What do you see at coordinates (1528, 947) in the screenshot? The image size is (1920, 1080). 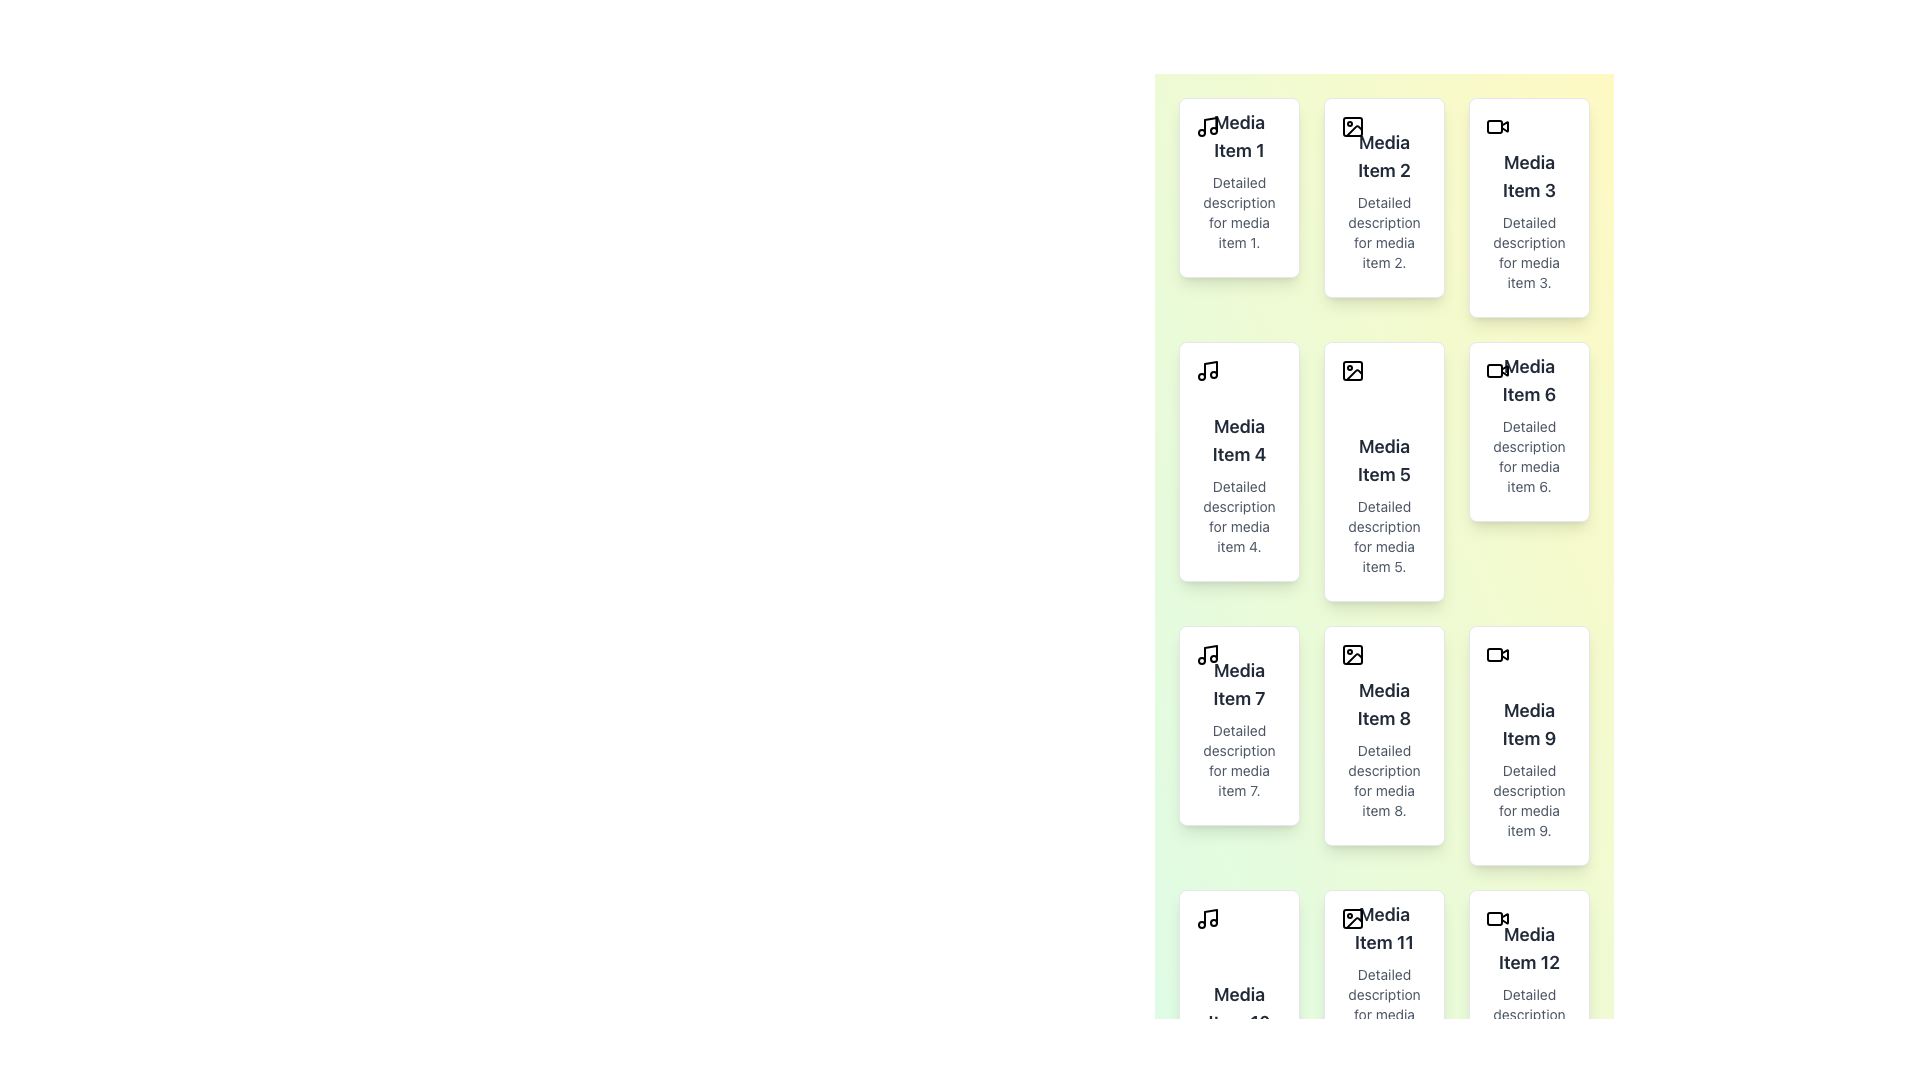 I see `the text label that serves as the title of the media item, located in the bottom-right corner of the grid structure, above the secondary description text` at bounding box center [1528, 947].